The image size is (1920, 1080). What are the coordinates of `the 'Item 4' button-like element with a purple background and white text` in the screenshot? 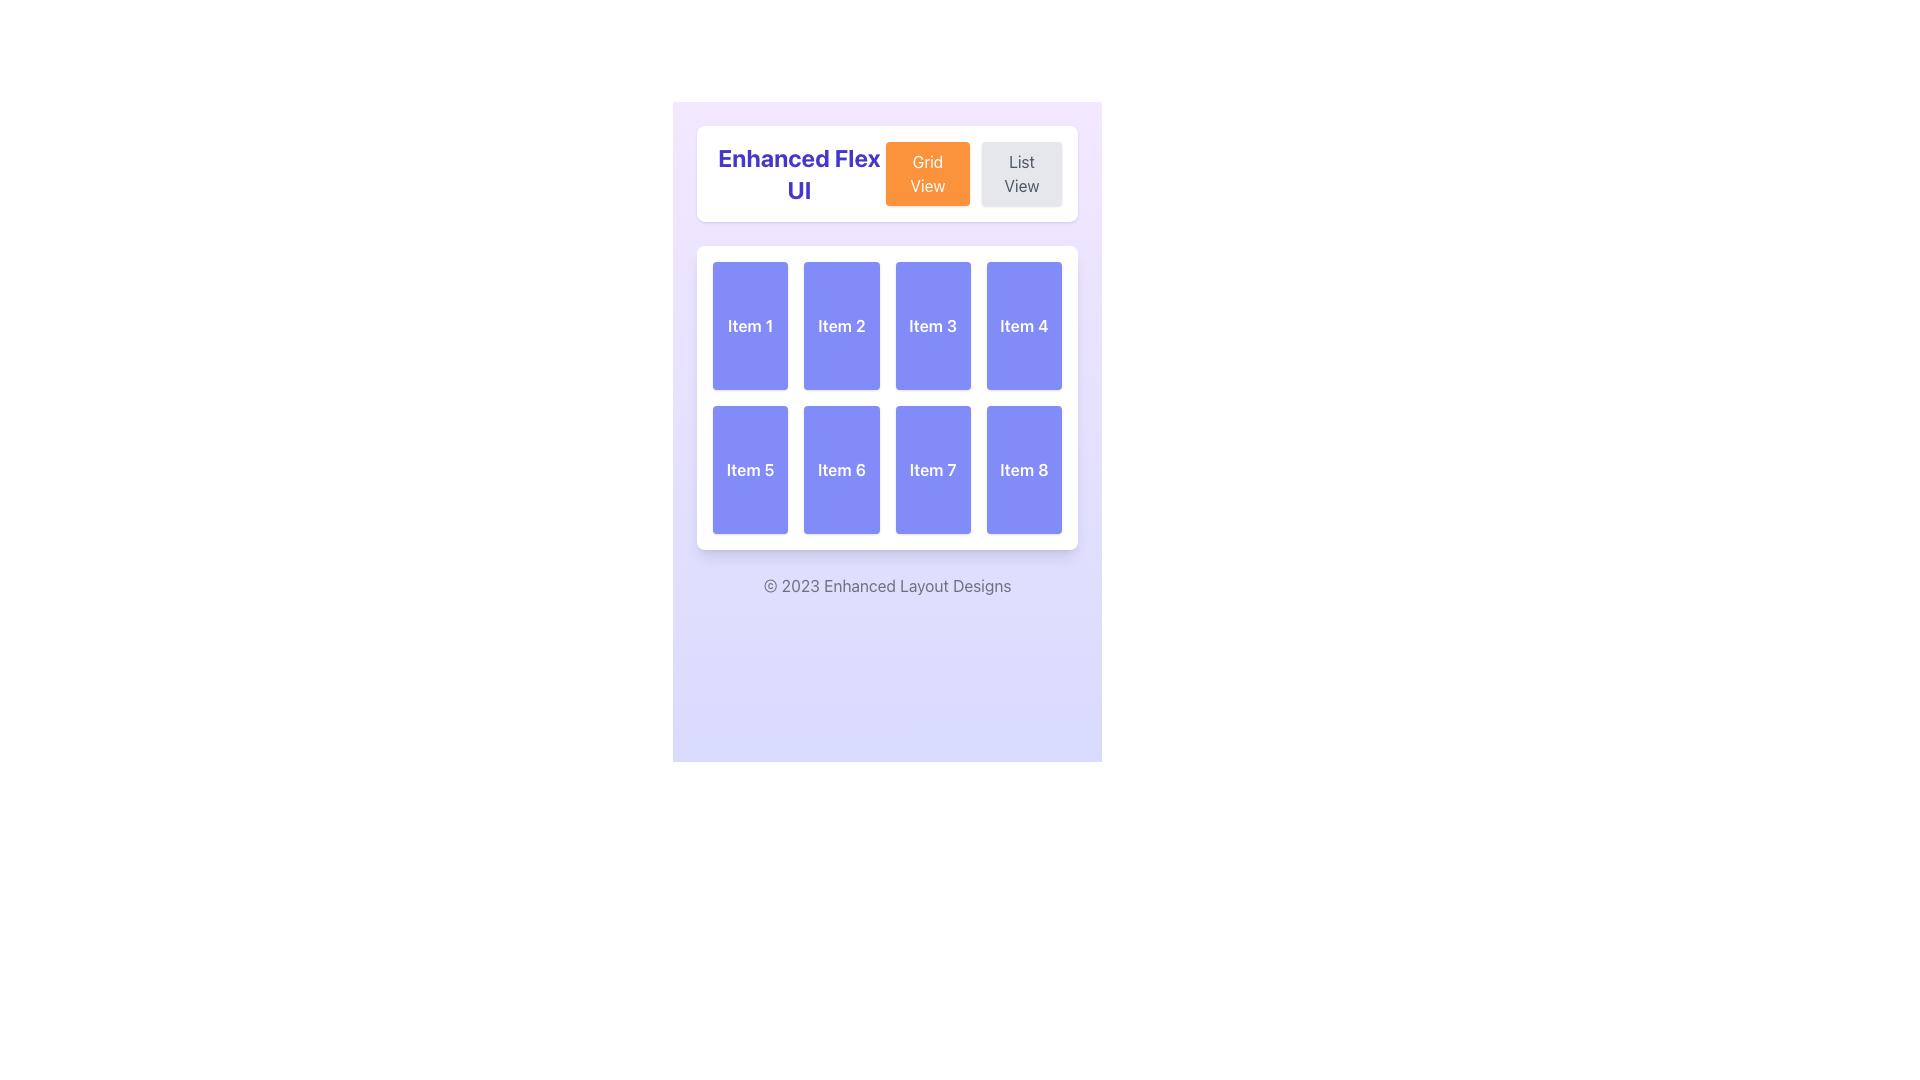 It's located at (1024, 325).